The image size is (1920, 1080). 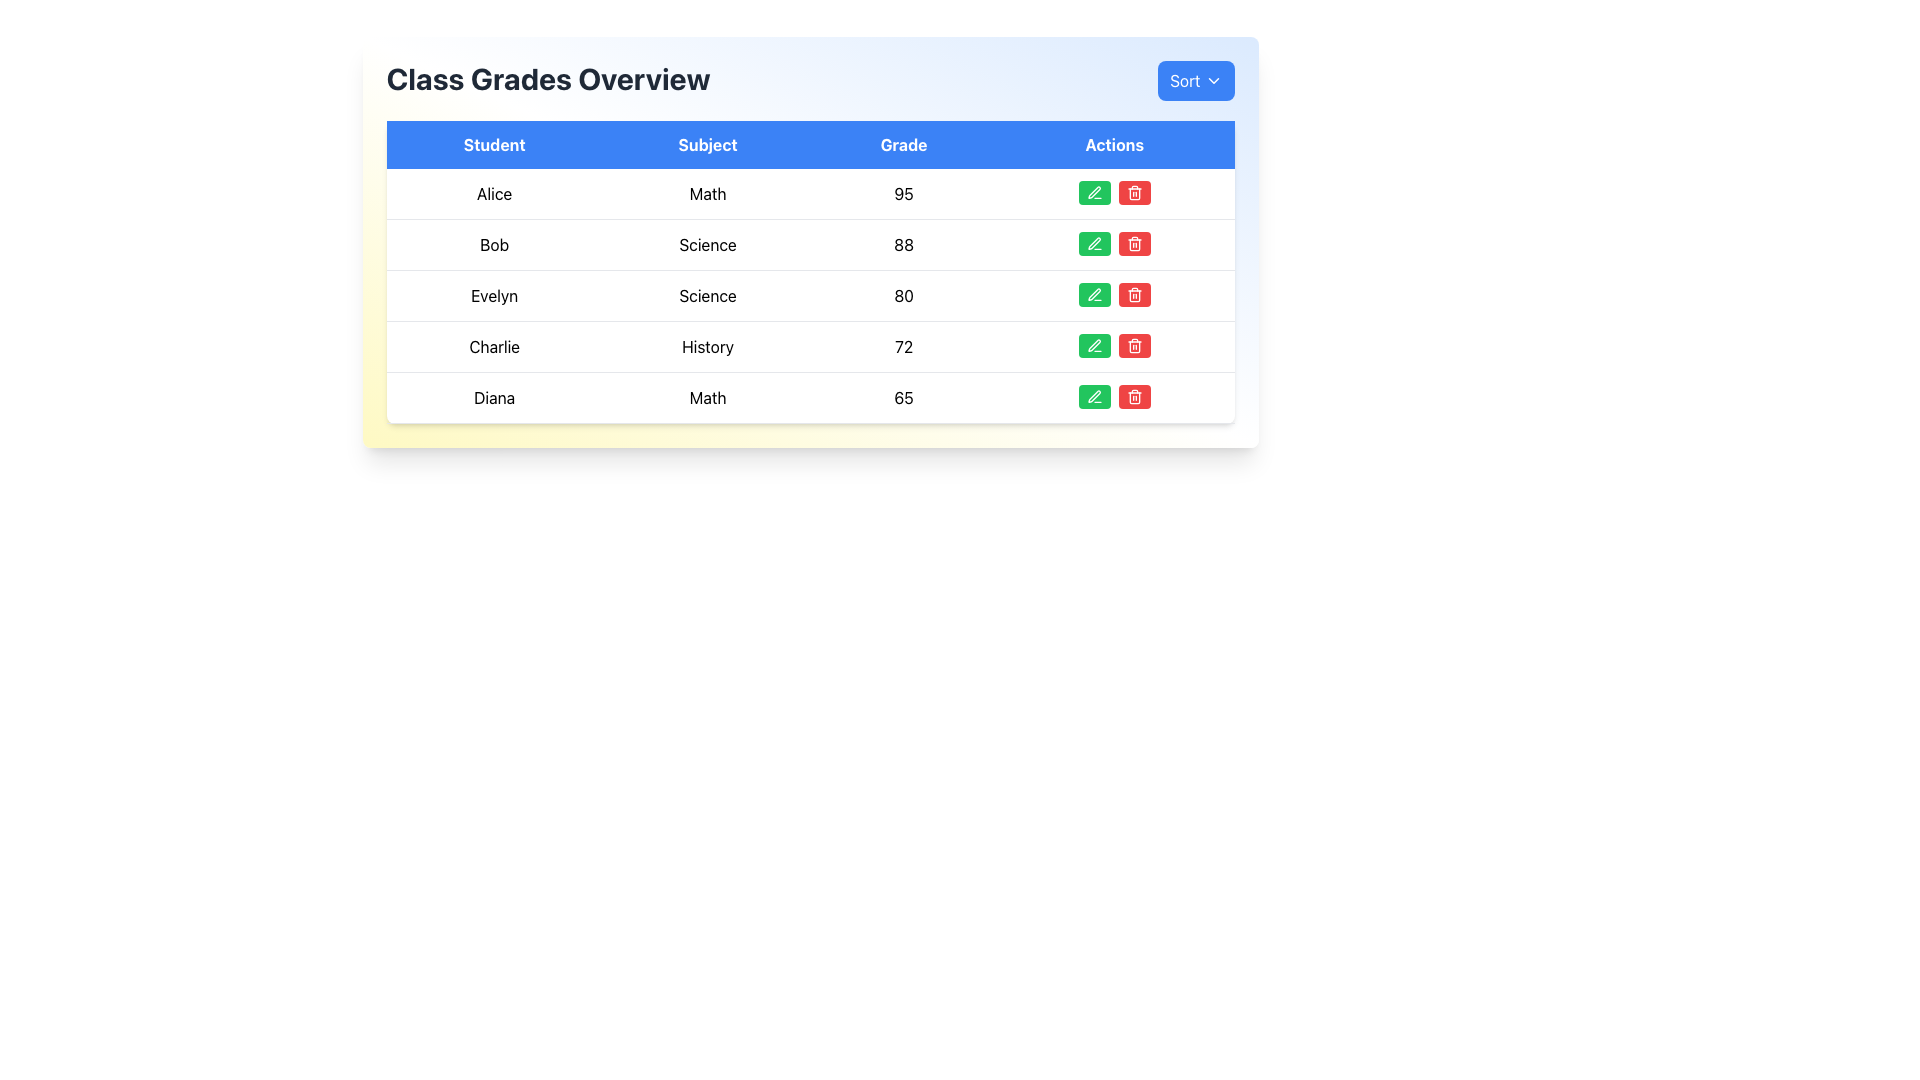 What do you see at coordinates (1134, 294) in the screenshot?
I see `the delete button located in the 'Actions' column of the row corresponding to 'Evelyn'` at bounding box center [1134, 294].